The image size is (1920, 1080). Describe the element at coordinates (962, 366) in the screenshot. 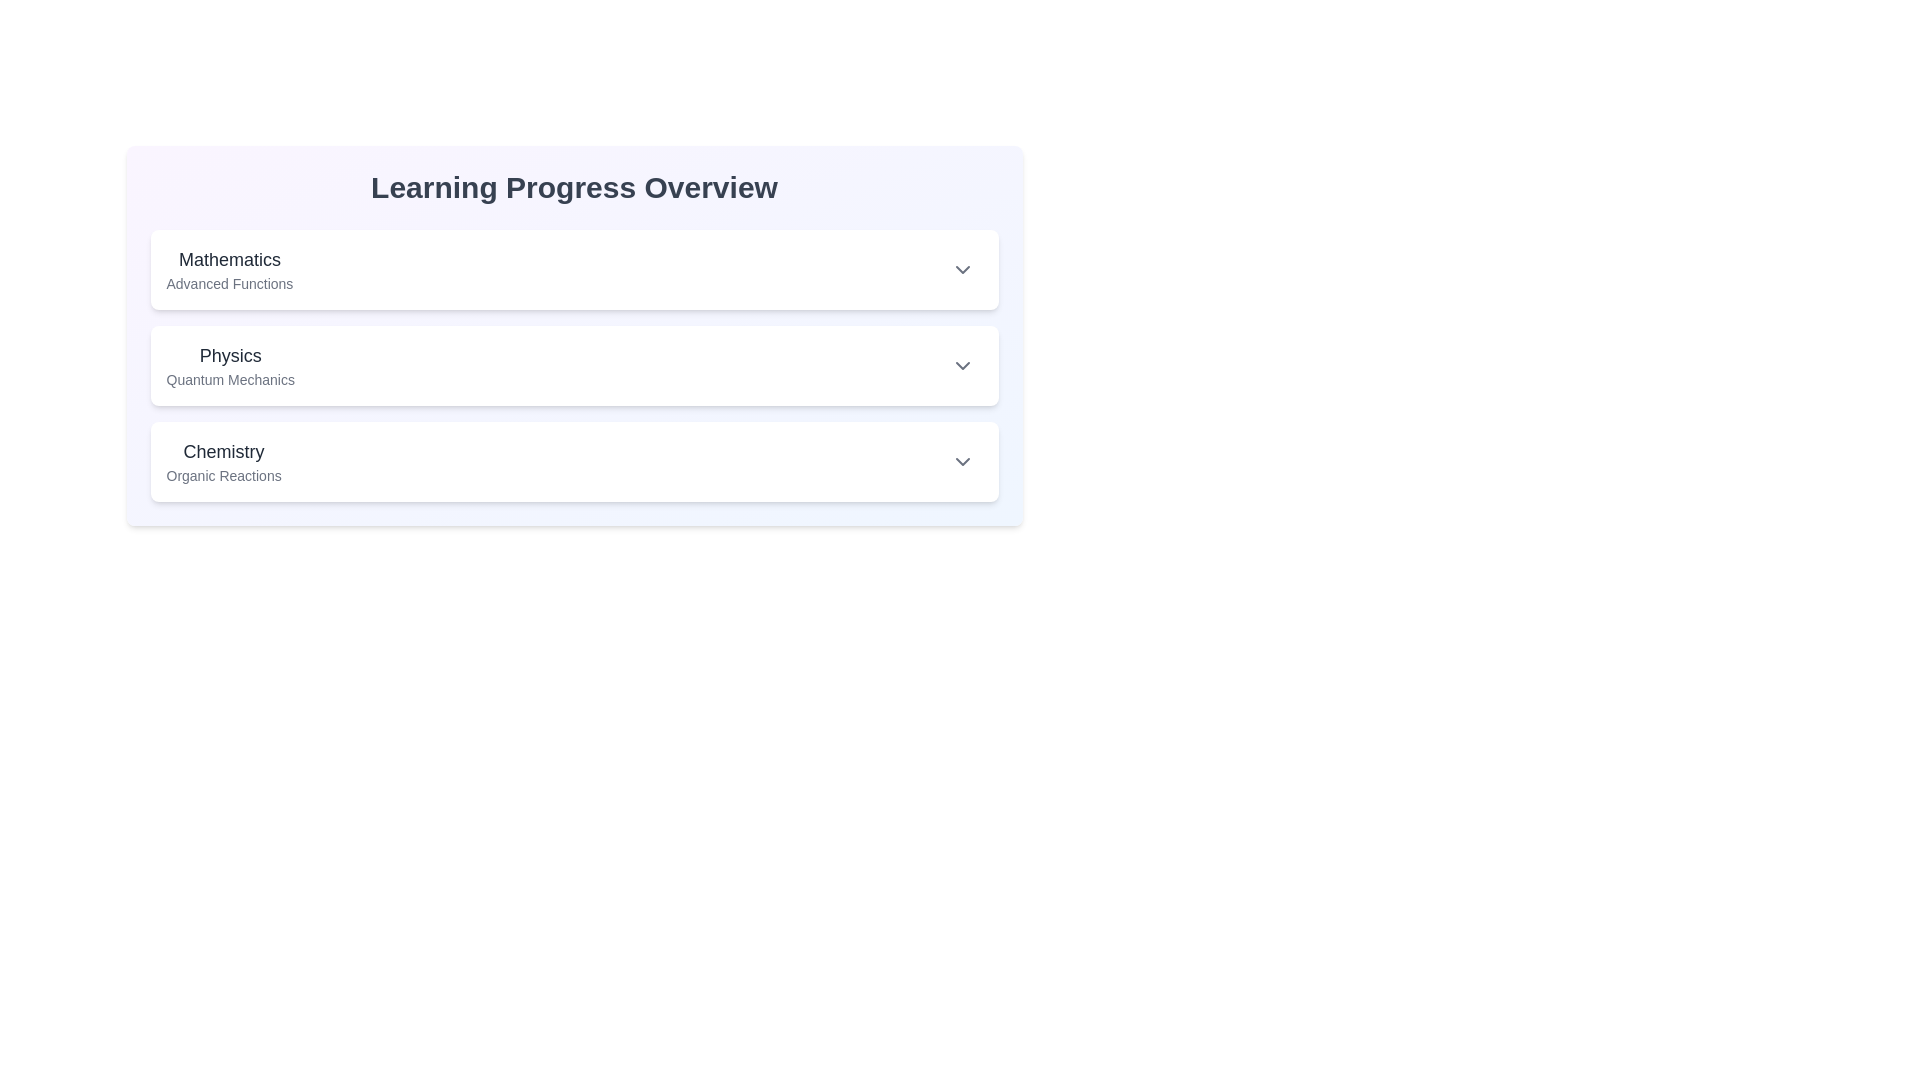

I see `the chevron button in the 'Physics' collapsible section` at that location.